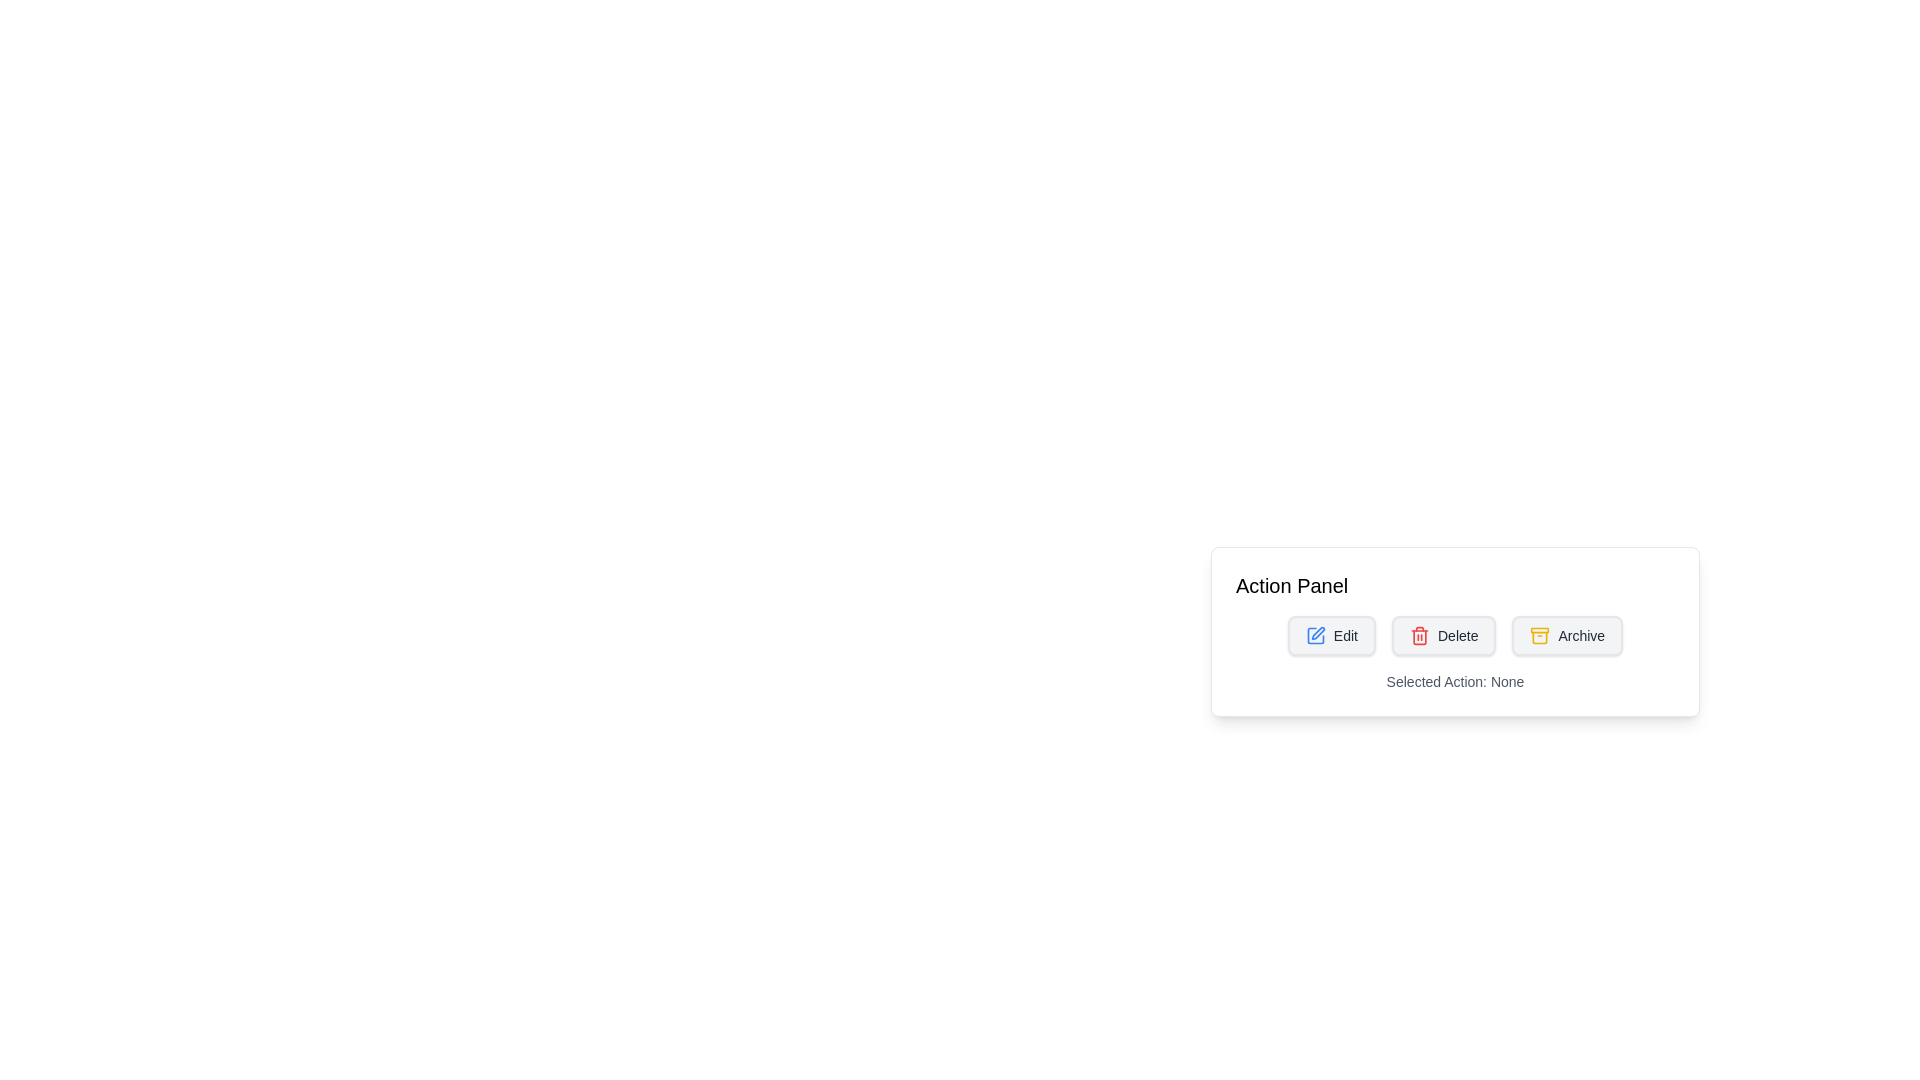 This screenshot has height=1080, width=1920. I want to click on the 'Edit' text label located to the right of the pen icon in the action panel, so click(1345, 636).